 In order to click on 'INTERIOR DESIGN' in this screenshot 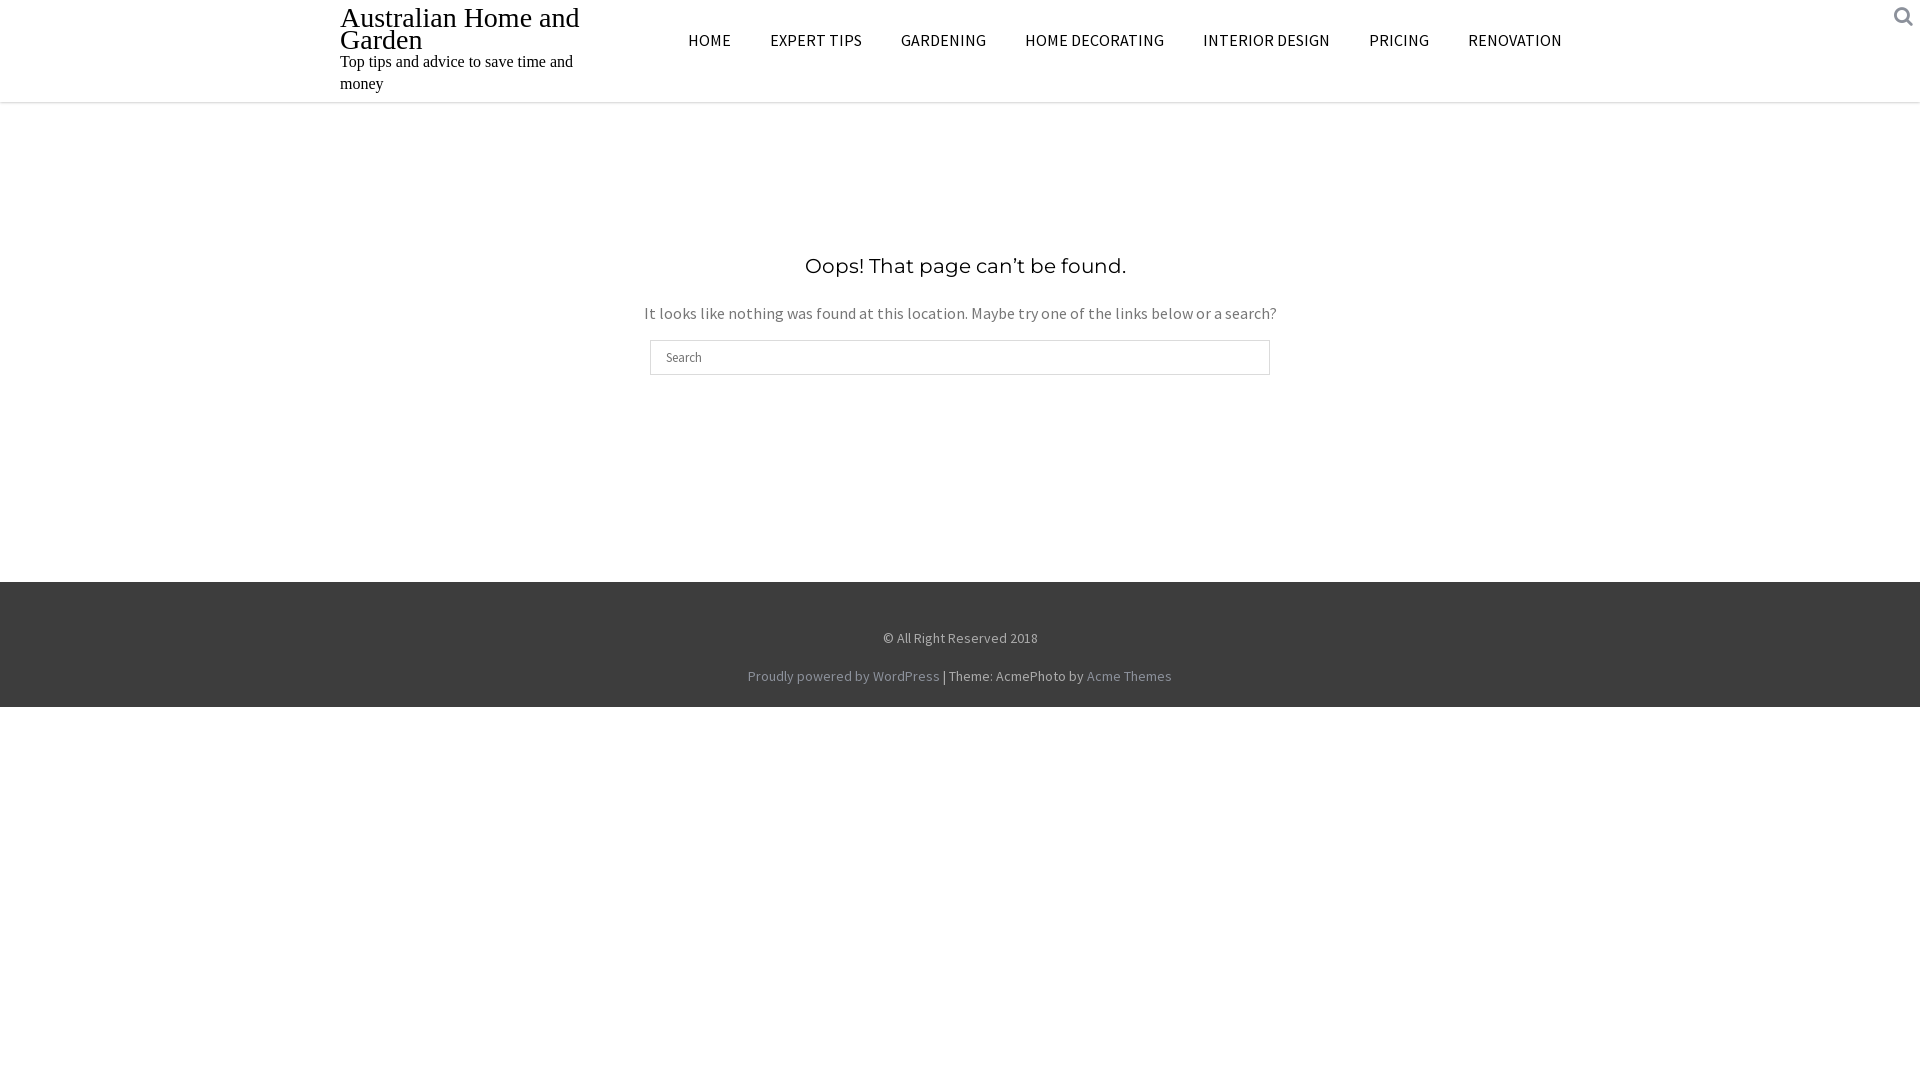, I will do `click(1265, 39)`.